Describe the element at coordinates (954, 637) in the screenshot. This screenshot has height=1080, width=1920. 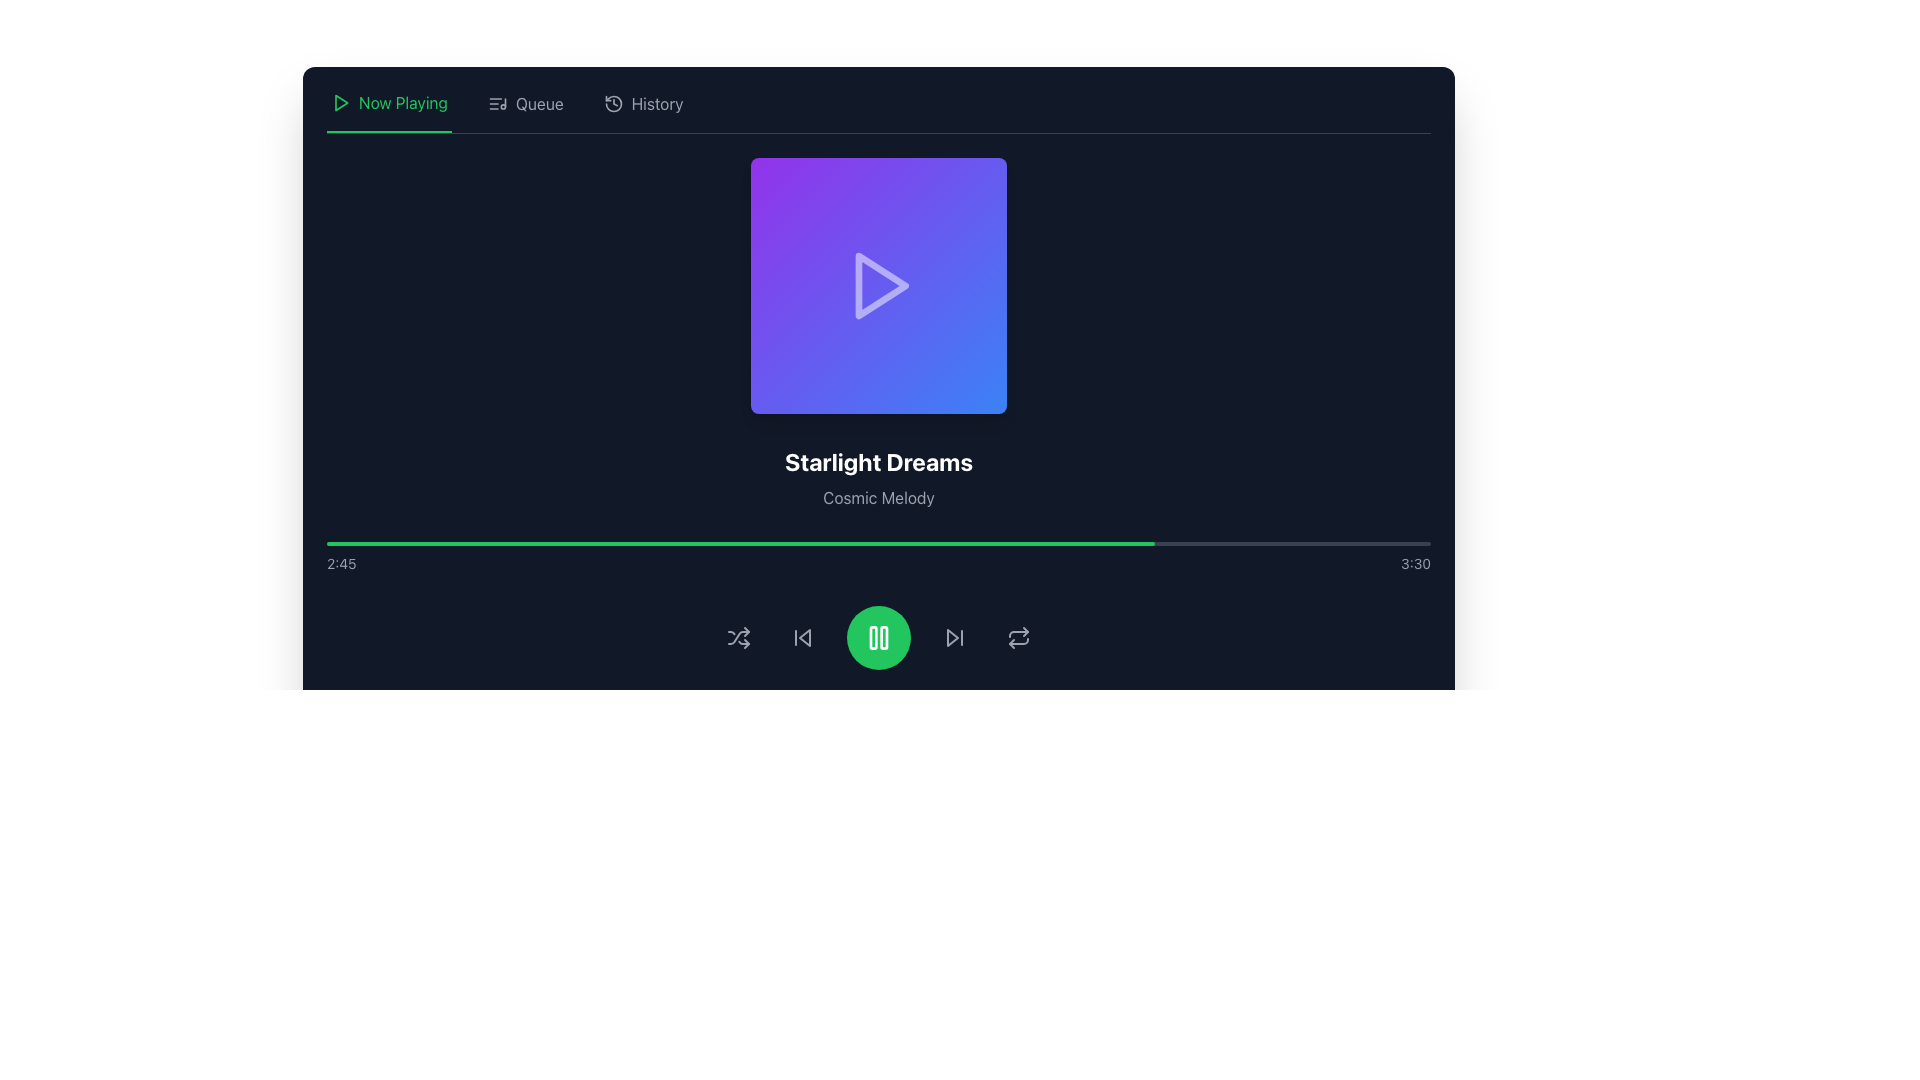
I see `the fourth button from the left in the control button set at the bottom center of the interface to skip to the next track` at that location.